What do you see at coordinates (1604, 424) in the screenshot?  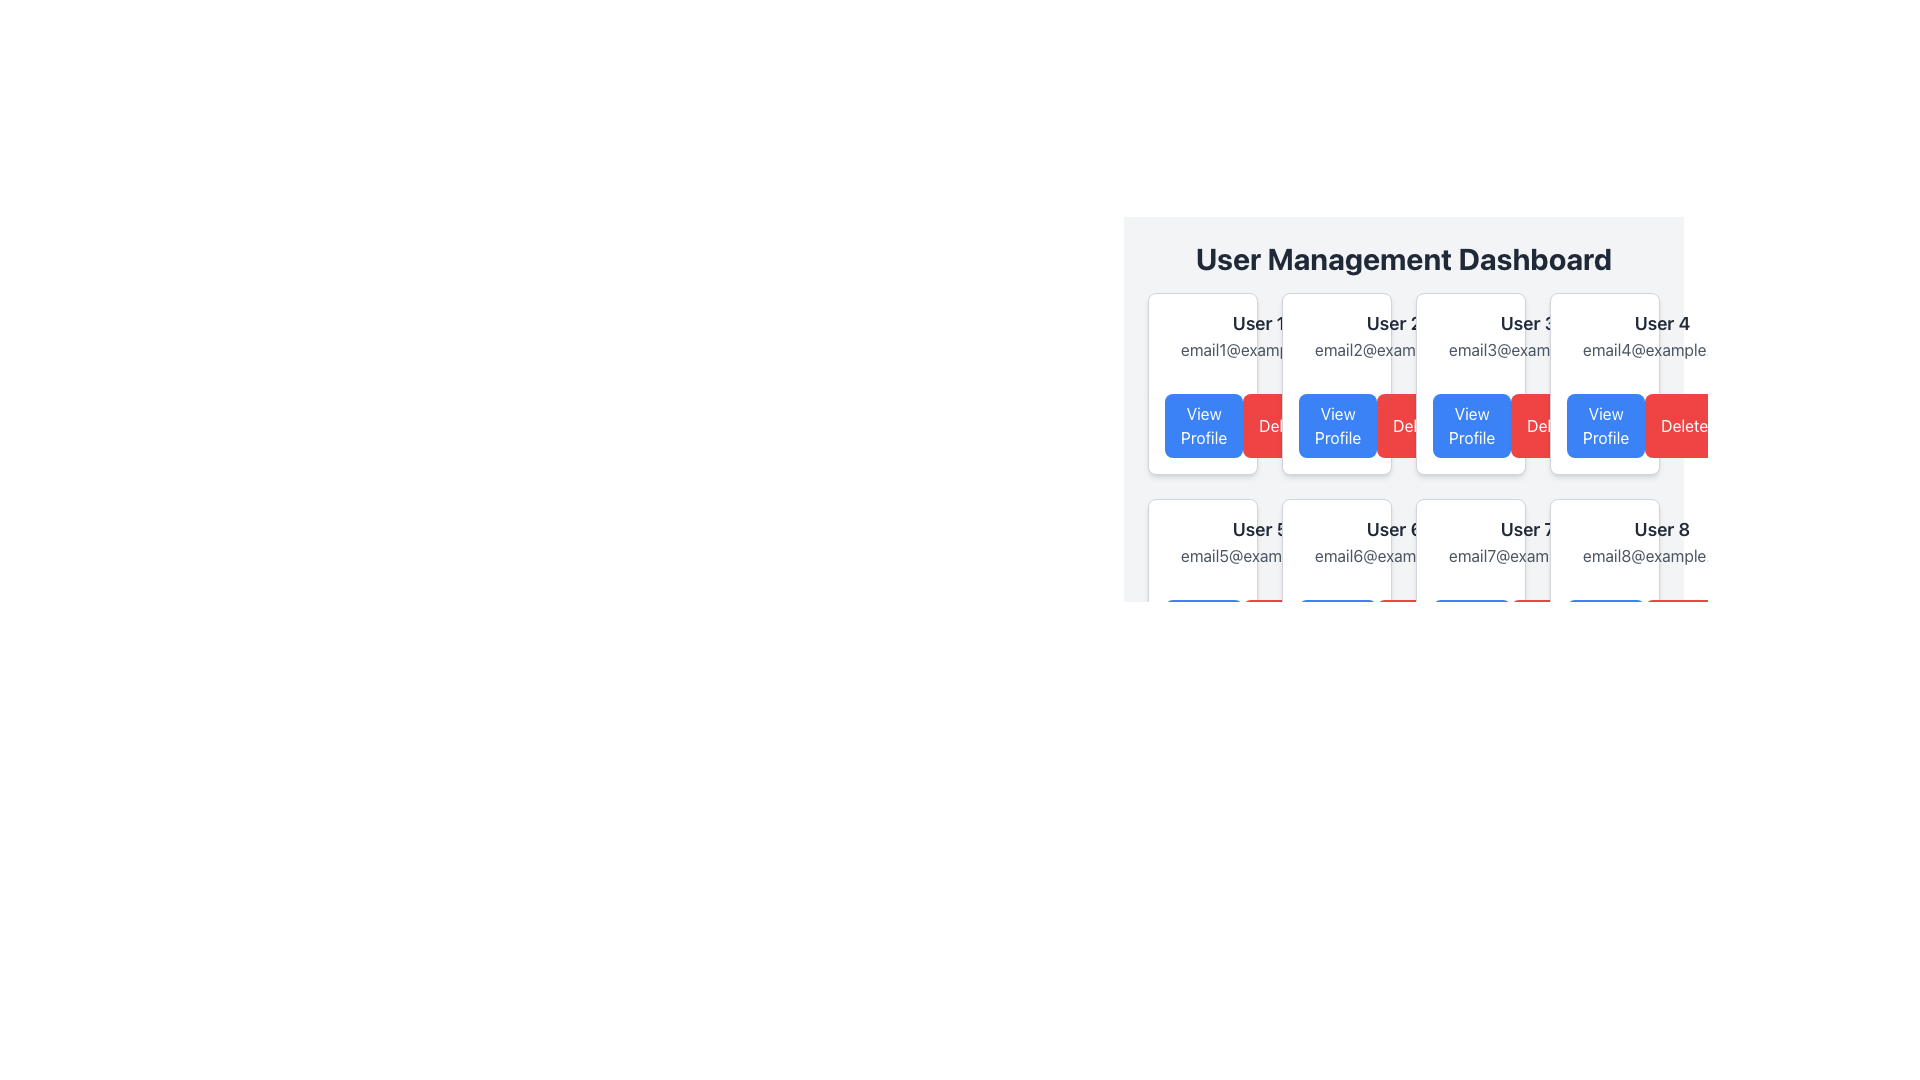 I see `the button` at bounding box center [1604, 424].